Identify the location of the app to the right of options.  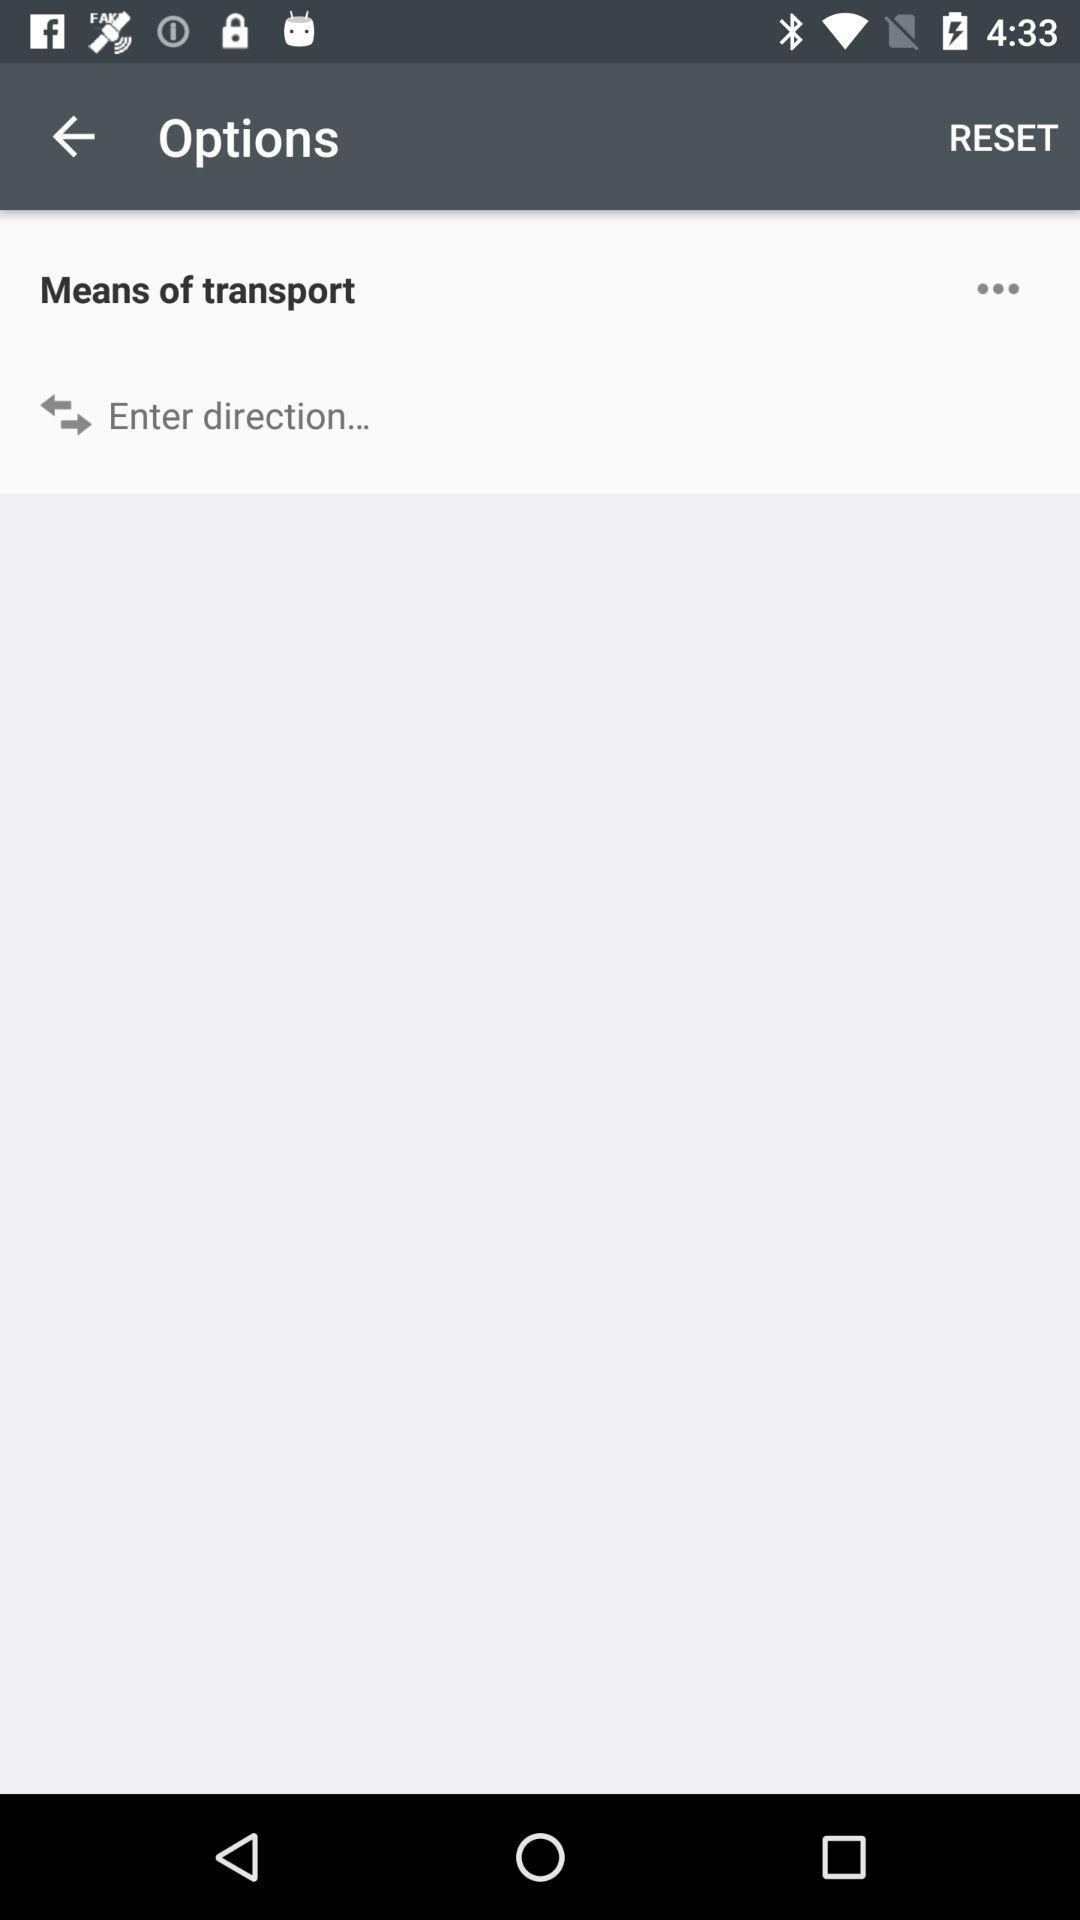
(1003, 135).